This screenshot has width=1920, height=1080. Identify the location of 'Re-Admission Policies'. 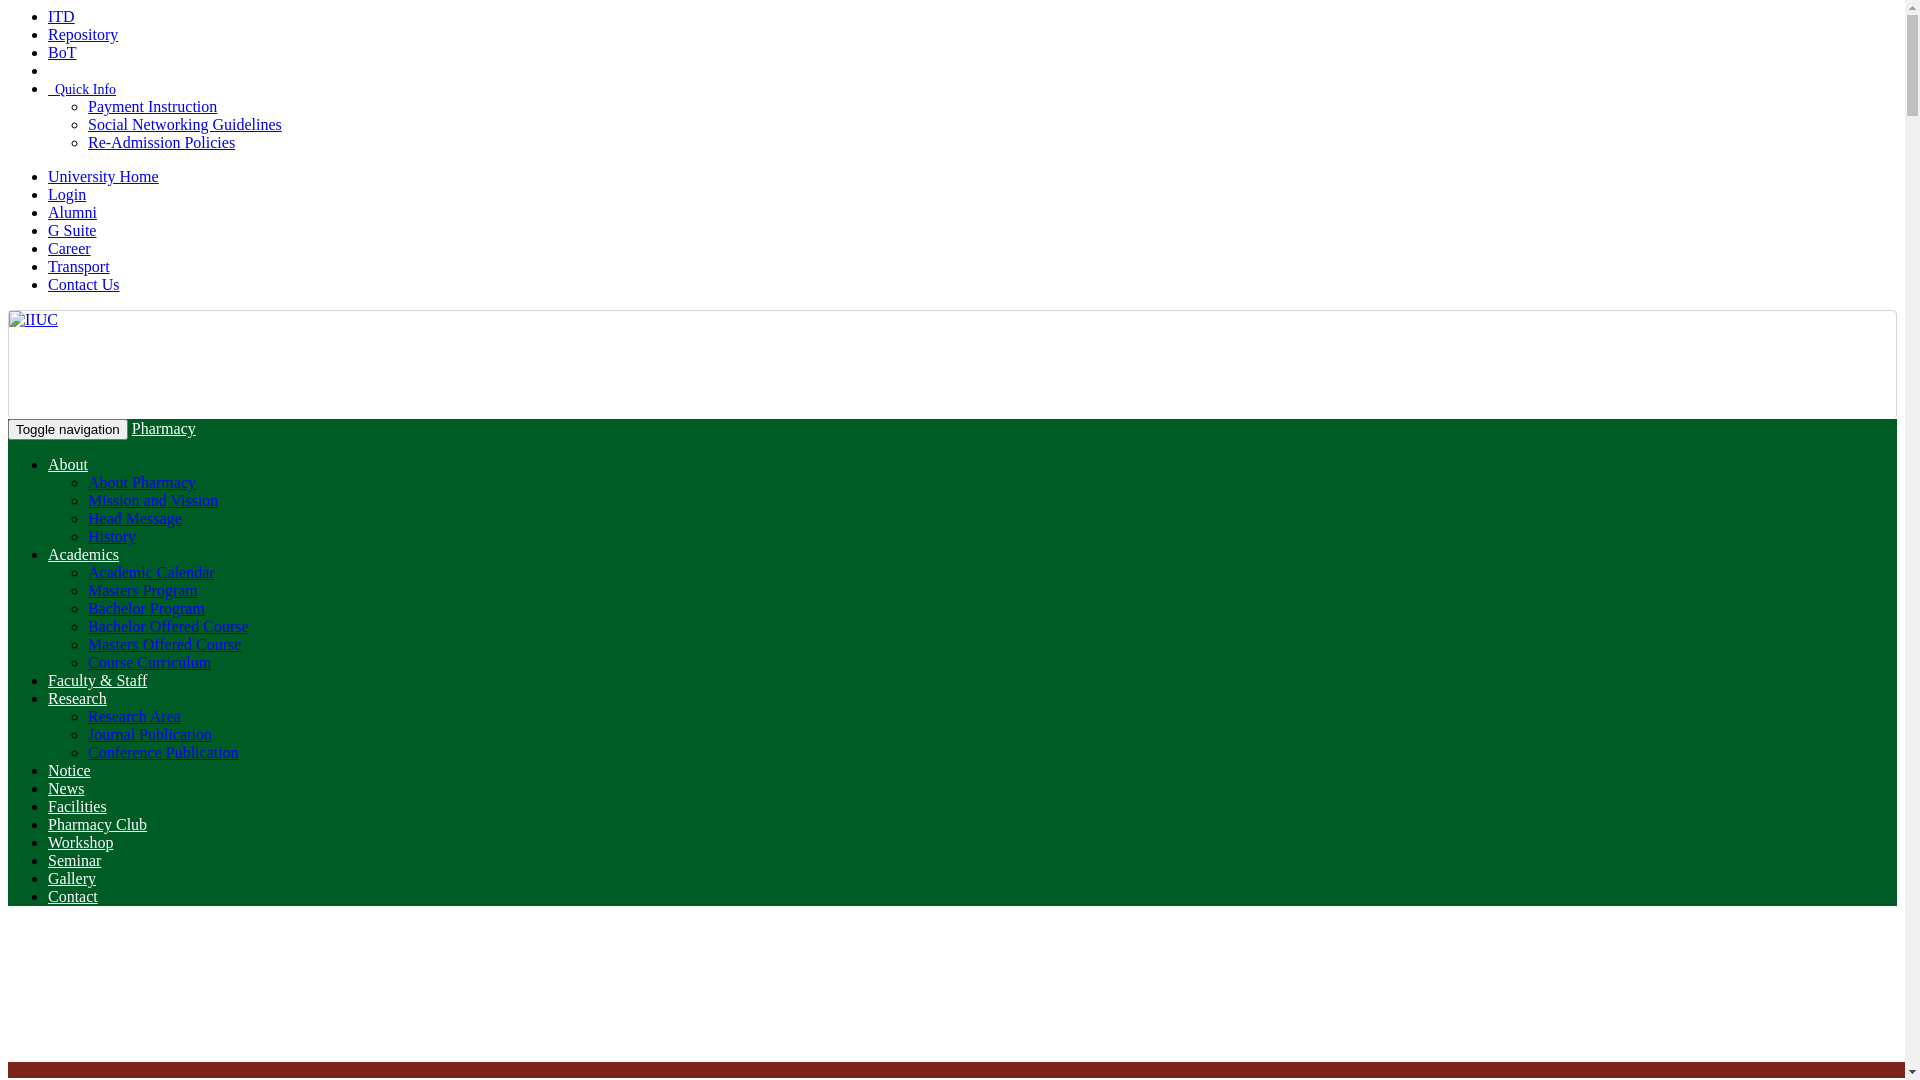
(161, 141).